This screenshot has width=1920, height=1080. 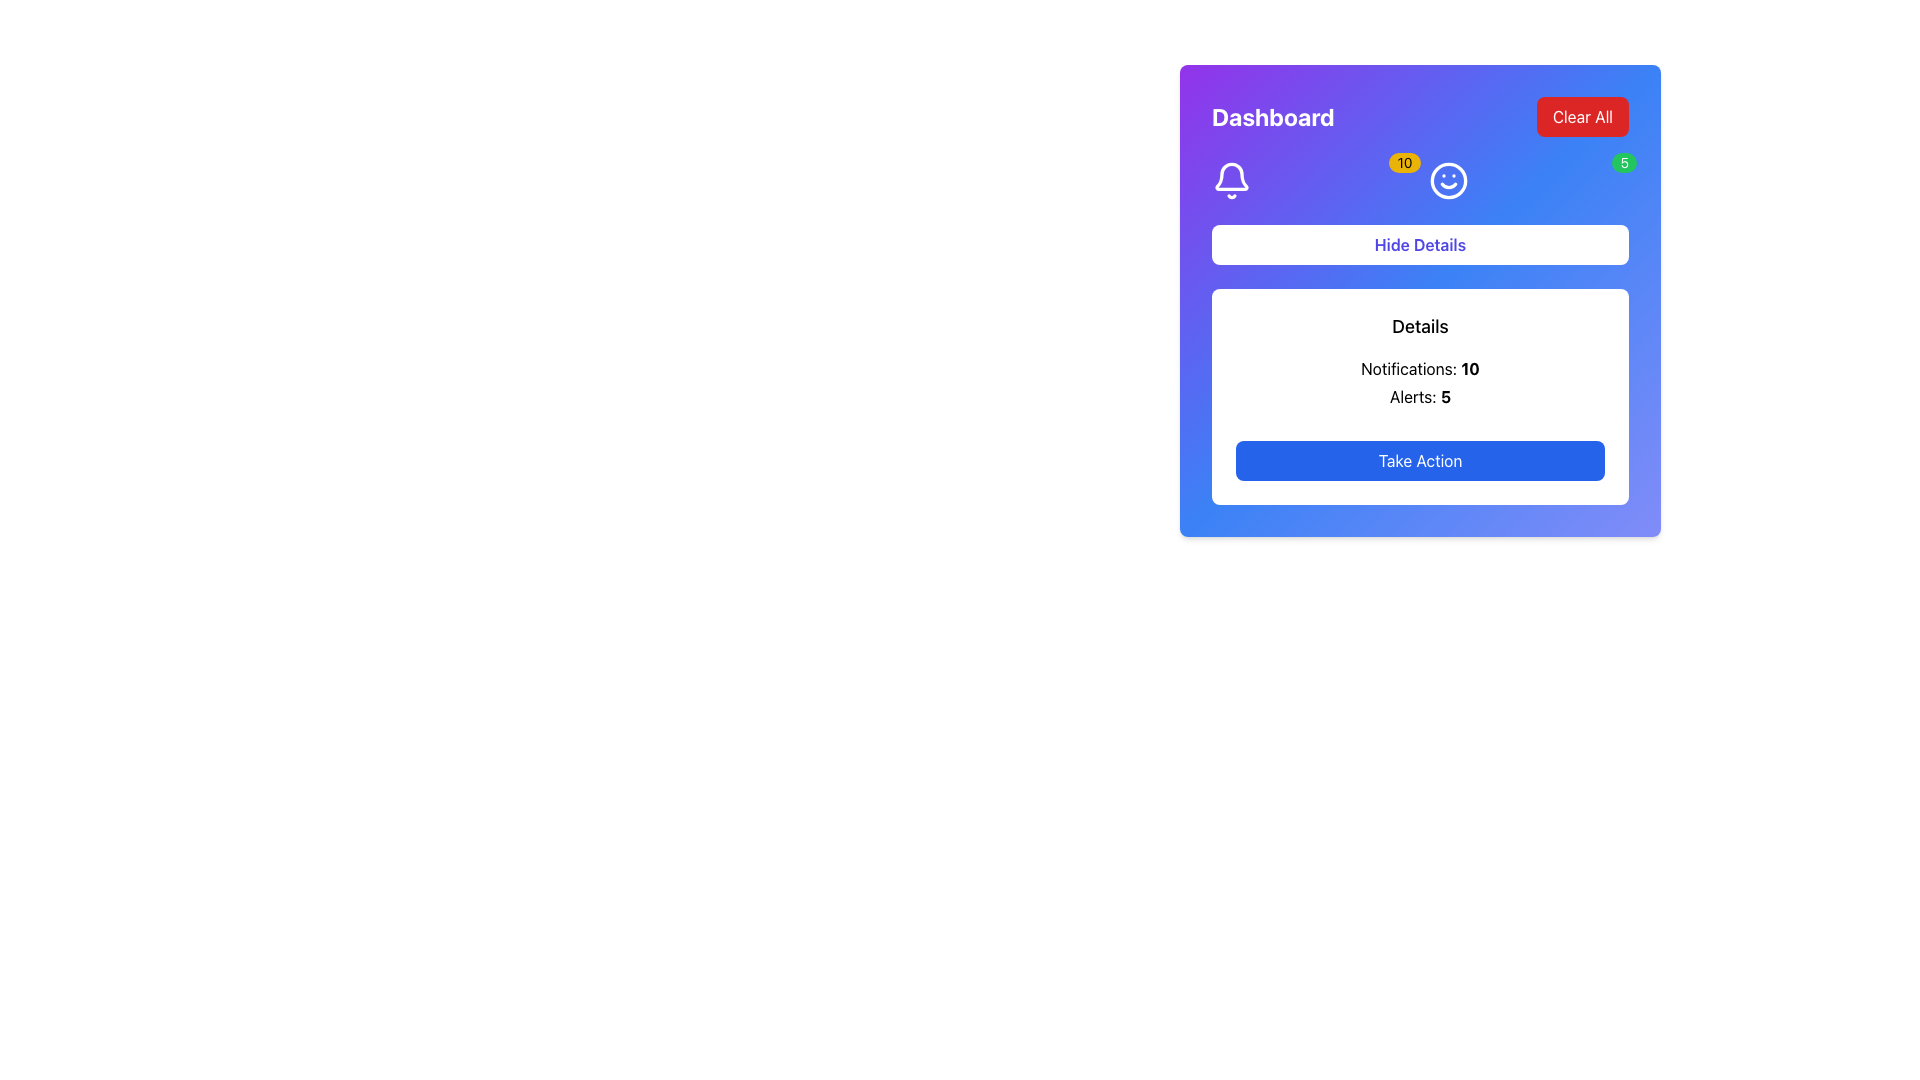 I want to click on the notification bell icon located in the top-left section of the card, which serves as a visual cue for alerts or updates, so click(x=1231, y=175).